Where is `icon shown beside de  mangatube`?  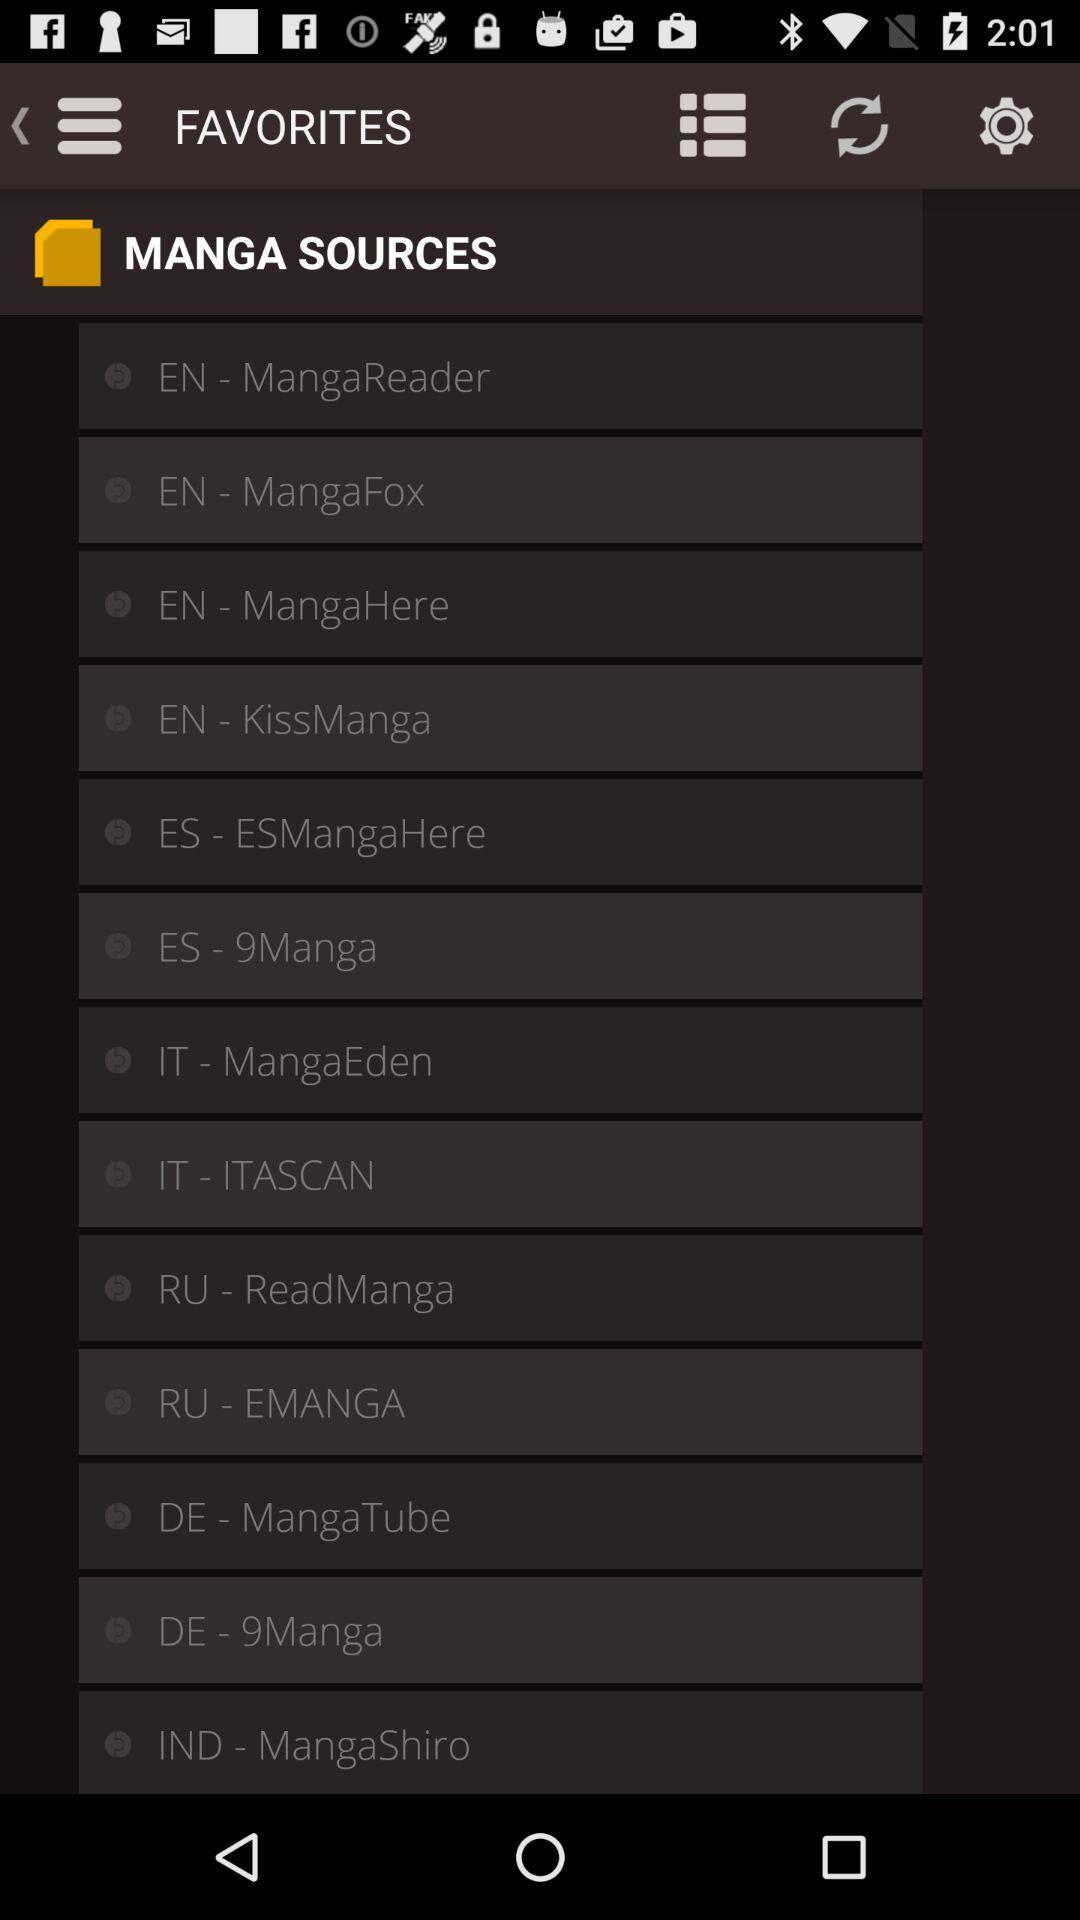 icon shown beside de  mangatube is located at coordinates (104, 1516).